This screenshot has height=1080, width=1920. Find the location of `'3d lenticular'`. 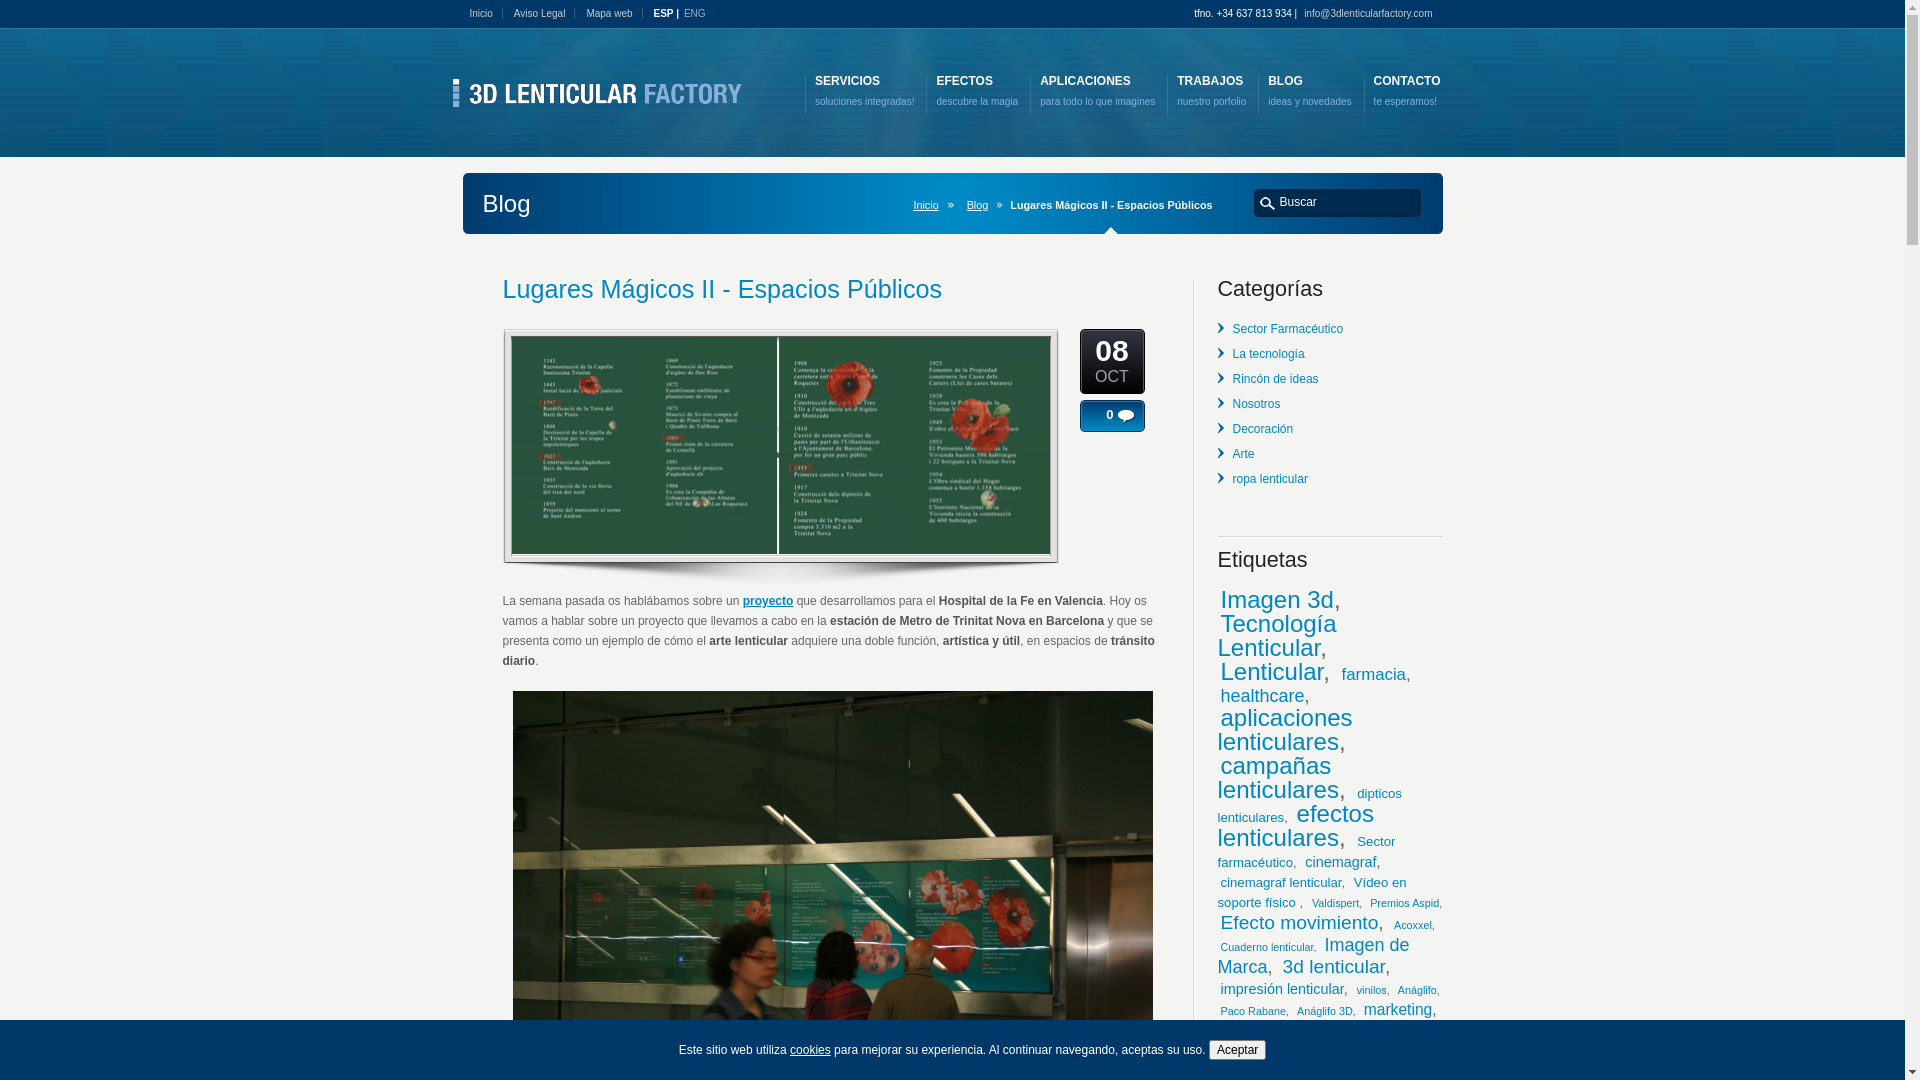

'3d lenticular' is located at coordinates (1334, 965).